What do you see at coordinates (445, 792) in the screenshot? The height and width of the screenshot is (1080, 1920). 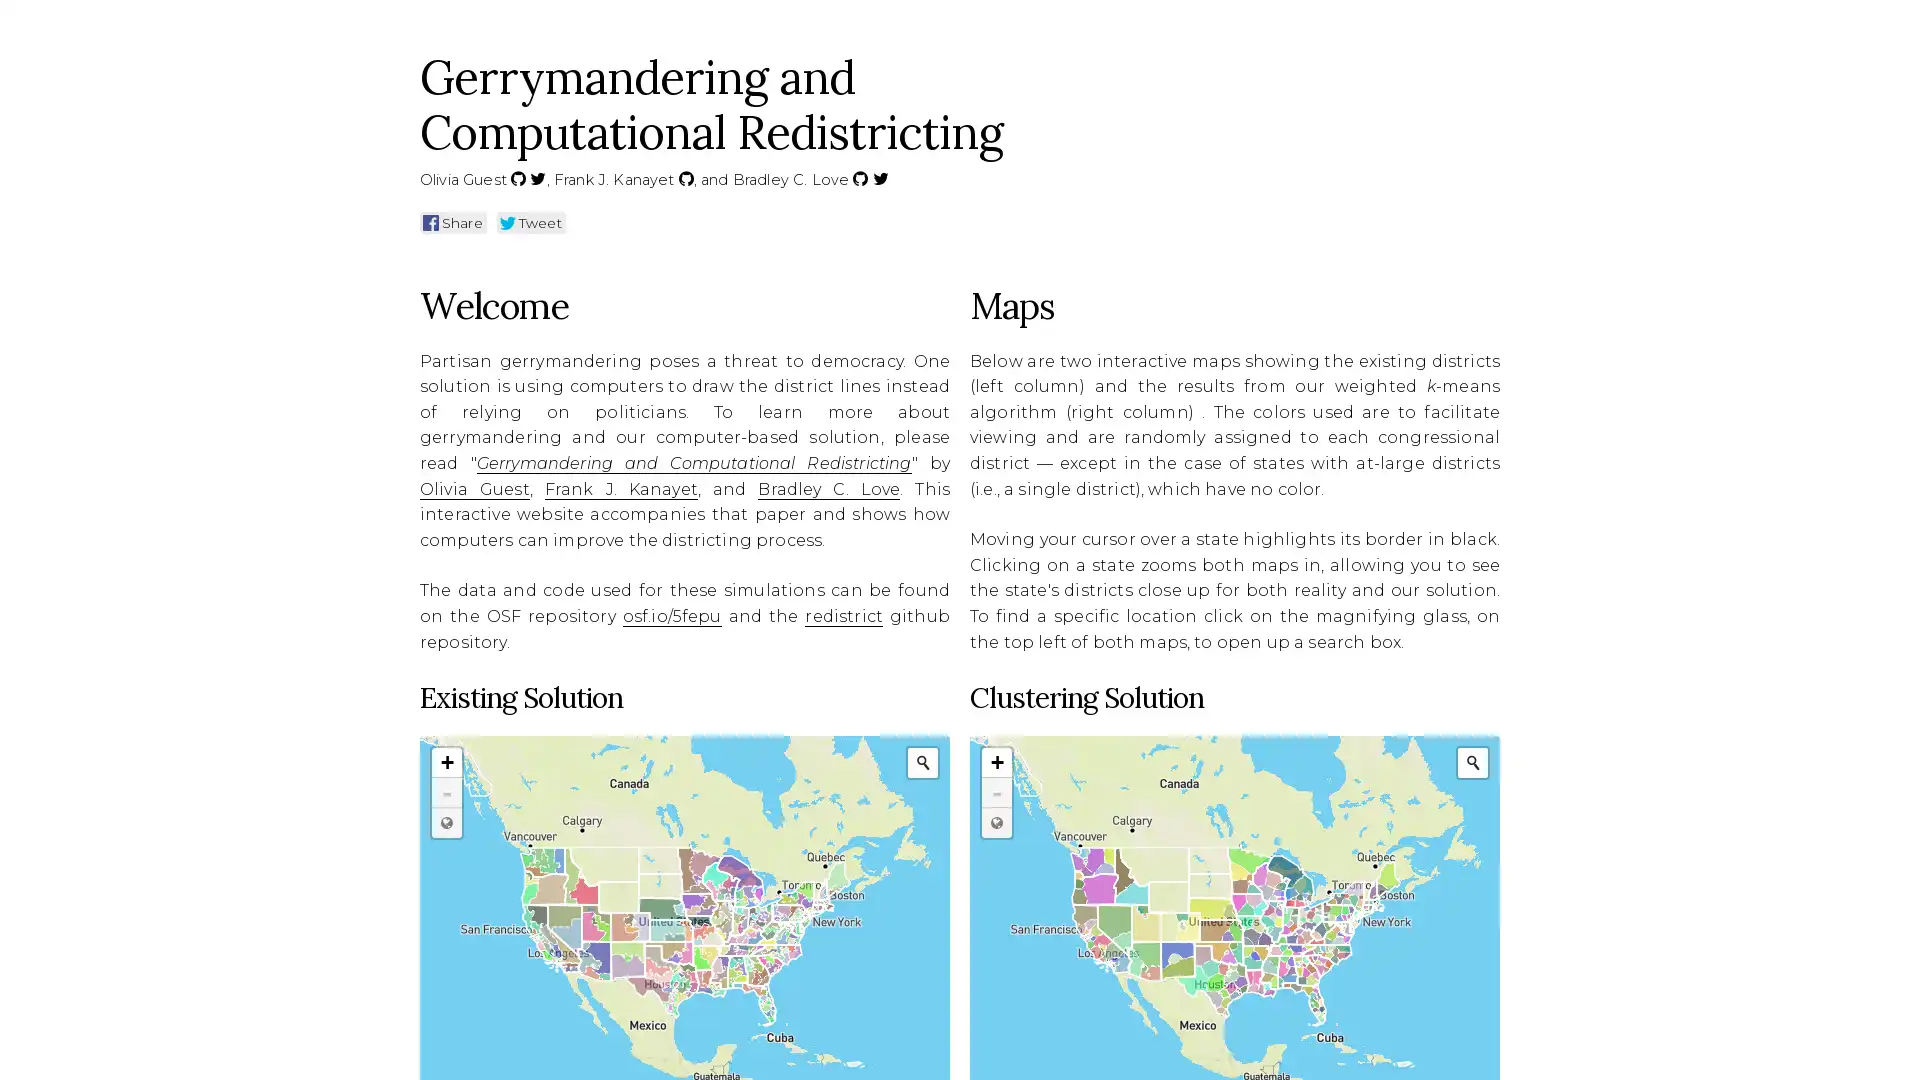 I see `Zoom out` at bounding box center [445, 792].